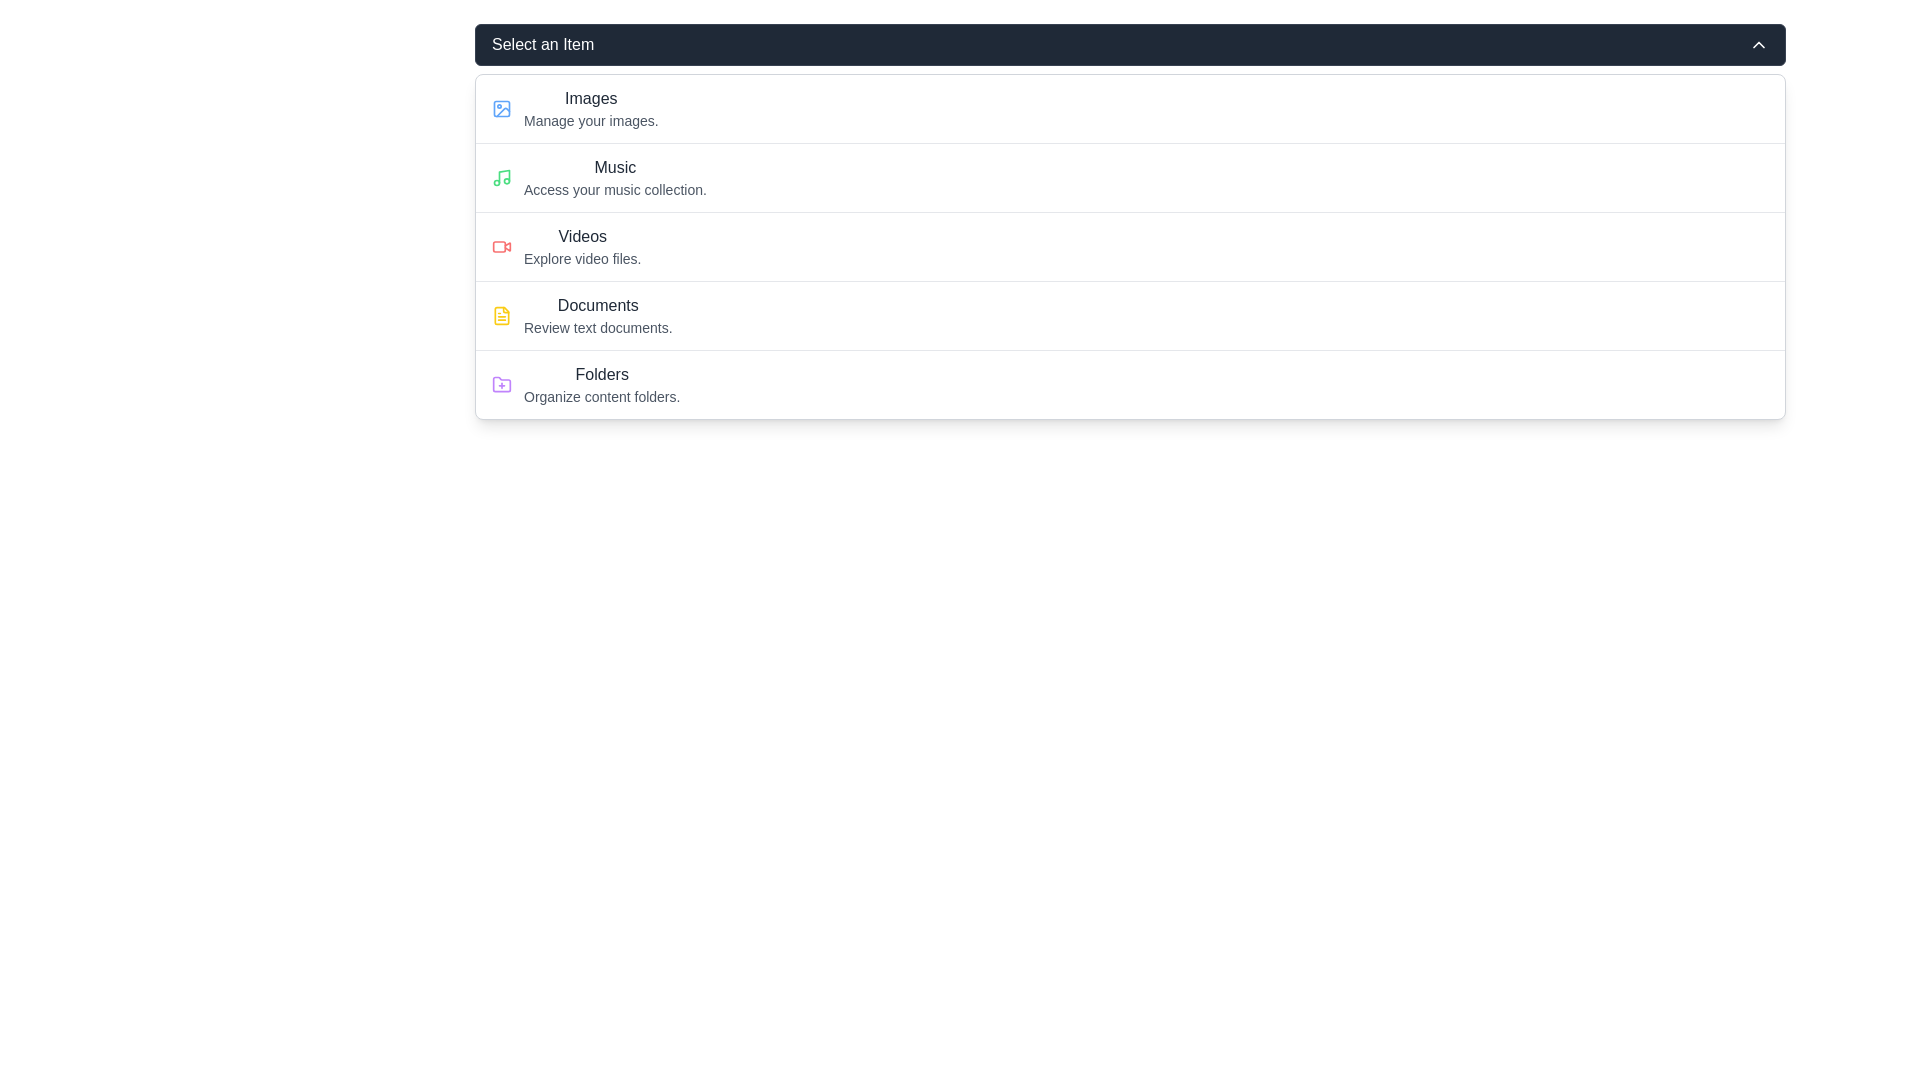 The image size is (1920, 1080). What do you see at coordinates (581, 257) in the screenshot?
I see `static text label that displays 'Explore video files.' which is styled in a smaller gray font and positioned below the 'Videos' heading` at bounding box center [581, 257].